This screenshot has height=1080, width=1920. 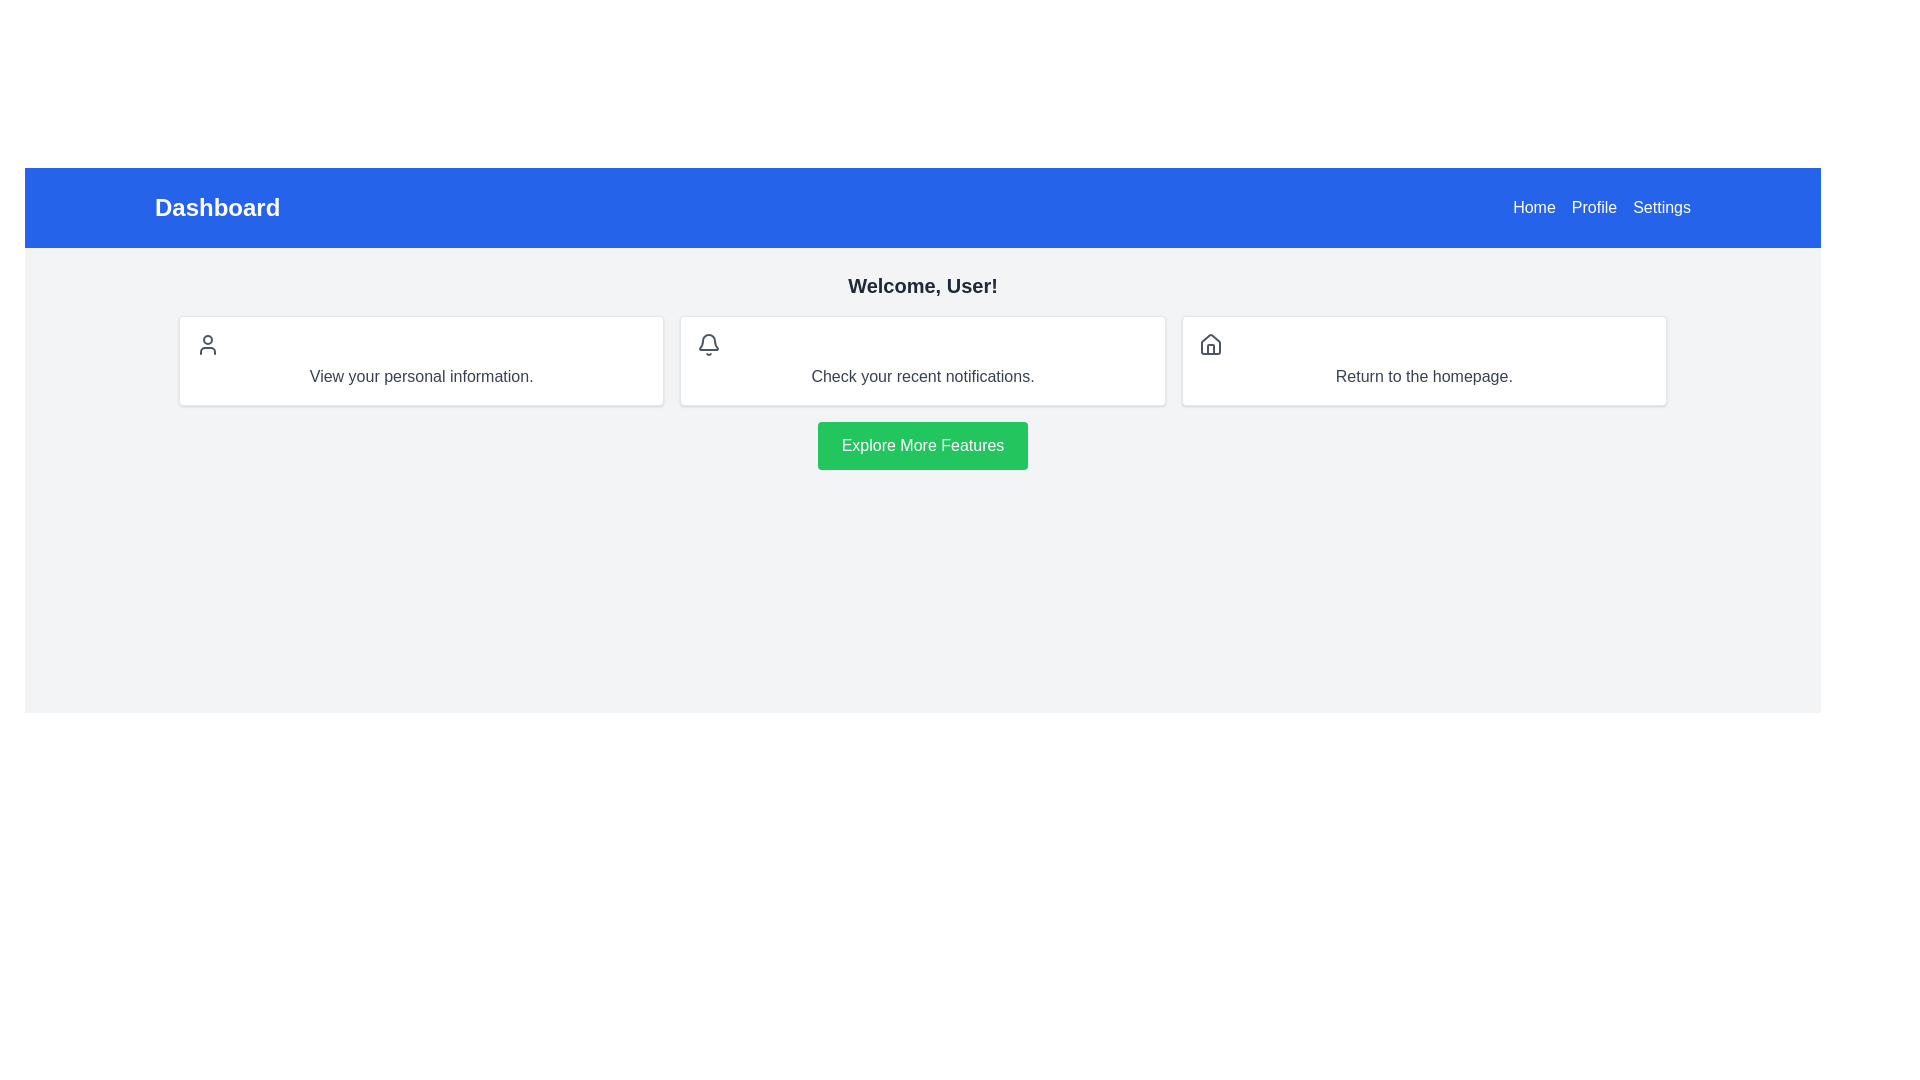 What do you see at coordinates (1209, 343) in the screenshot?
I see `the navigation icon in the rightmost card, located above the text 'Return to the homepage'` at bounding box center [1209, 343].